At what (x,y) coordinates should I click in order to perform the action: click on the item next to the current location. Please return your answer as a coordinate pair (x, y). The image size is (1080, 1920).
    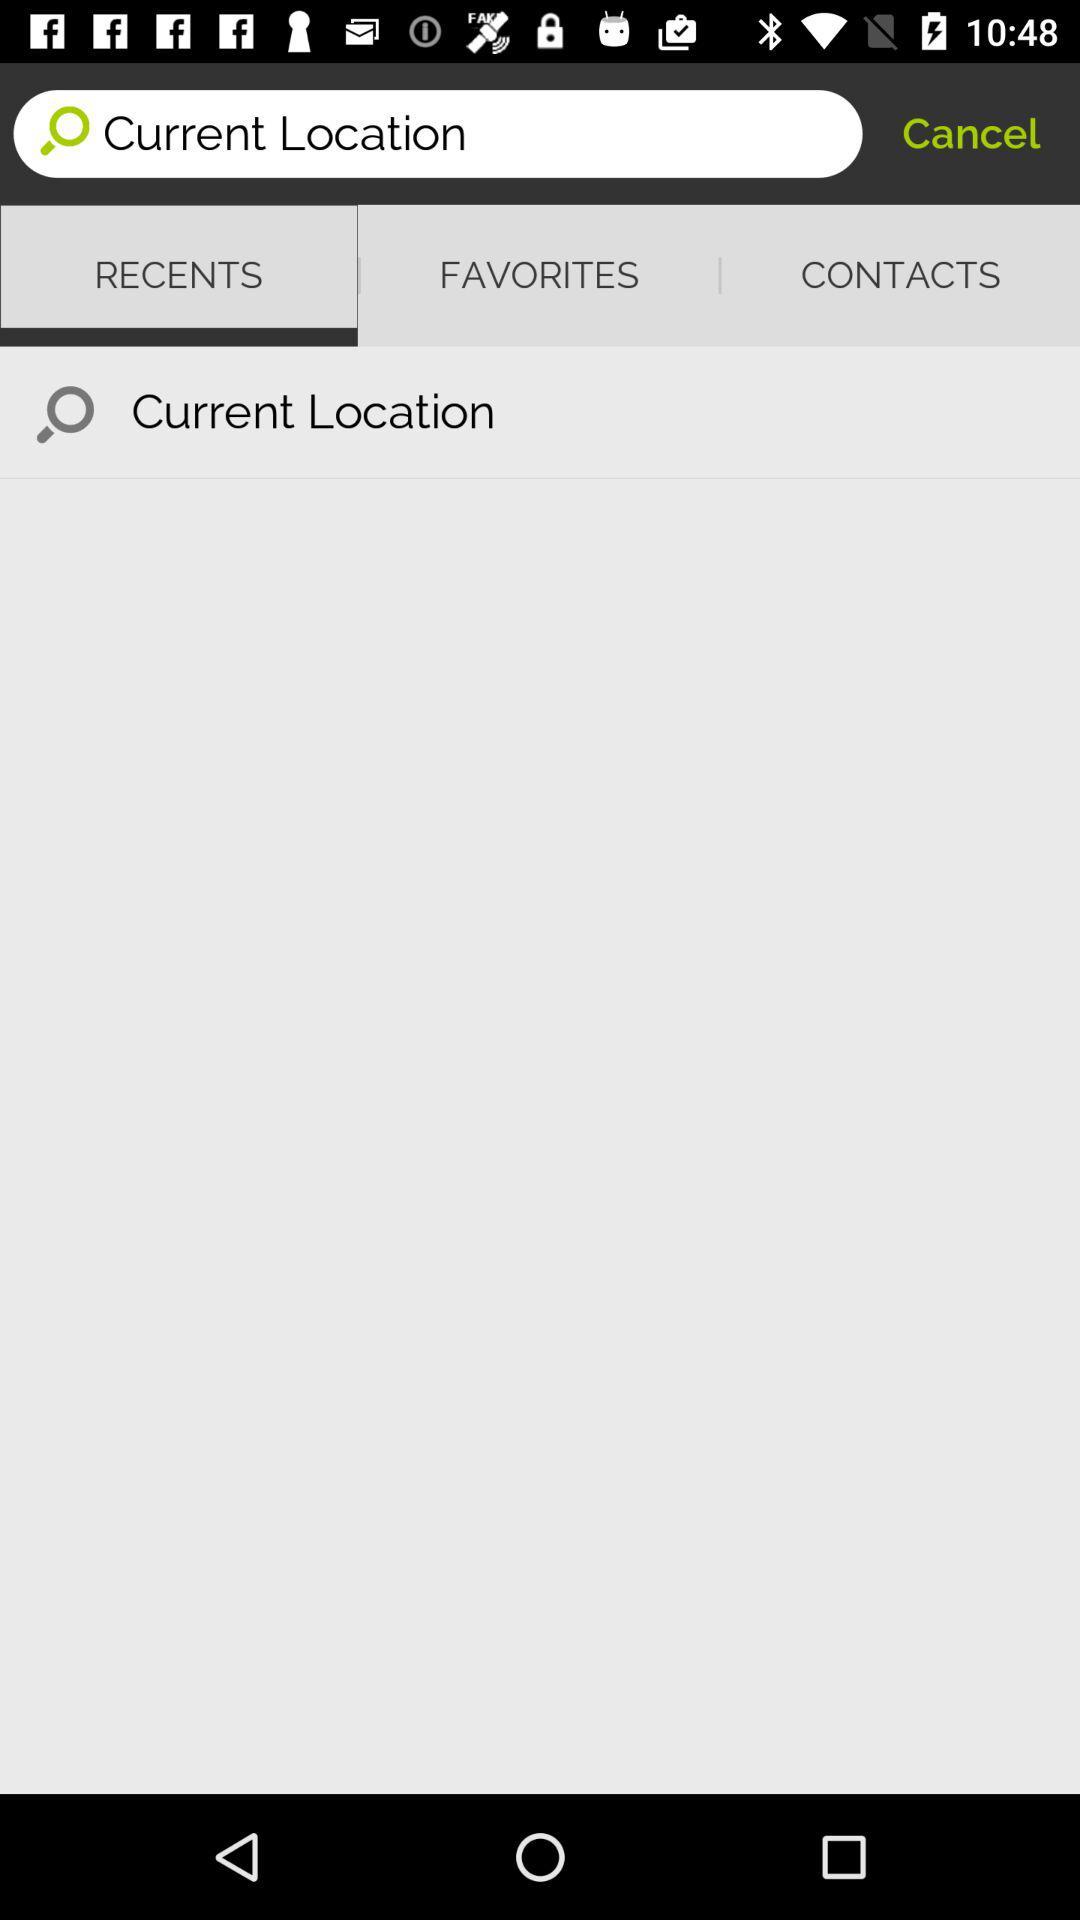
    Looking at the image, I should click on (970, 132).